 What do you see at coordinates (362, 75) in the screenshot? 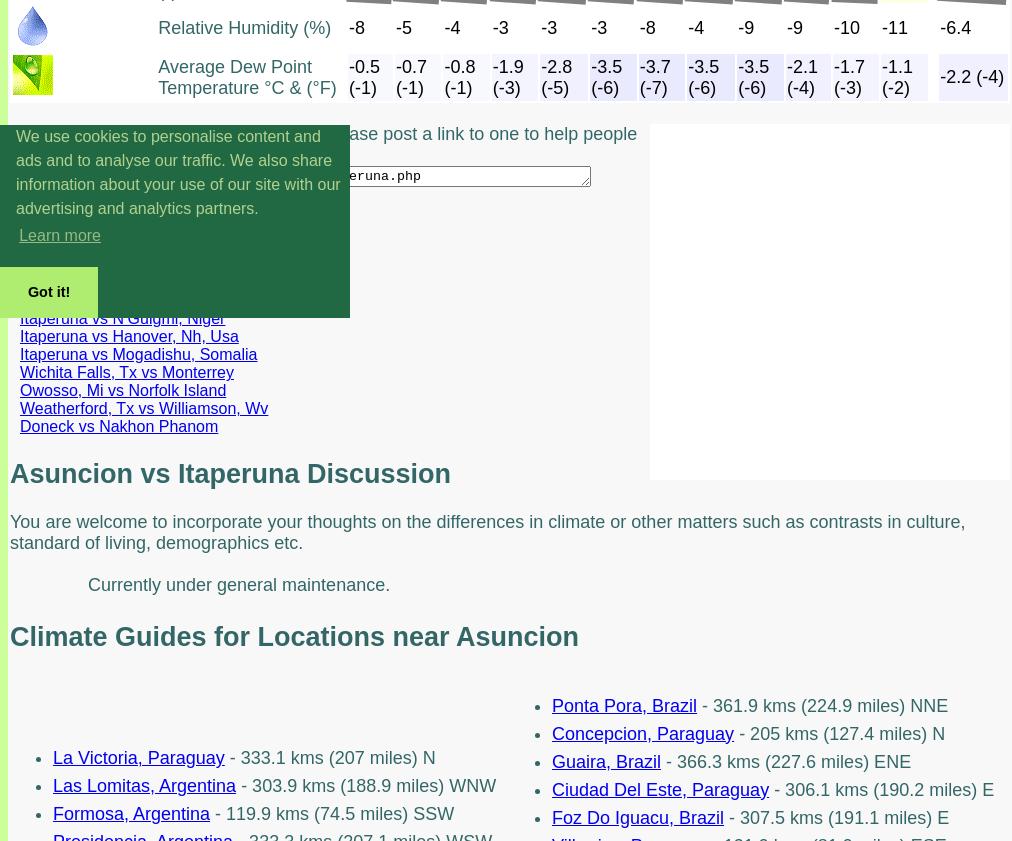
I see `'-0.5 (-1)'` at bounding box center [362, 75].